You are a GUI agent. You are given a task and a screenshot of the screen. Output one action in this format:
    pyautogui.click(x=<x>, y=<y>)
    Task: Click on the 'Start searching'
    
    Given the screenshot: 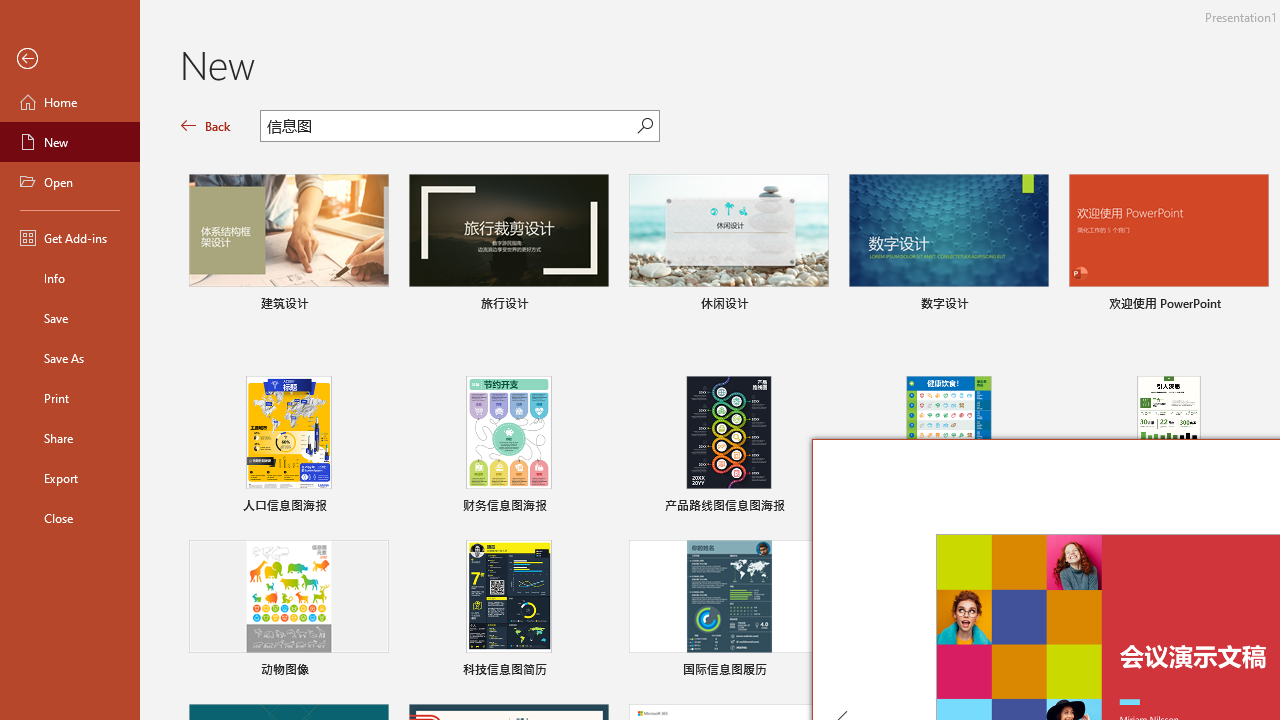 What is the action you would take?
    pyautogui.click(x=645, y=125)
    